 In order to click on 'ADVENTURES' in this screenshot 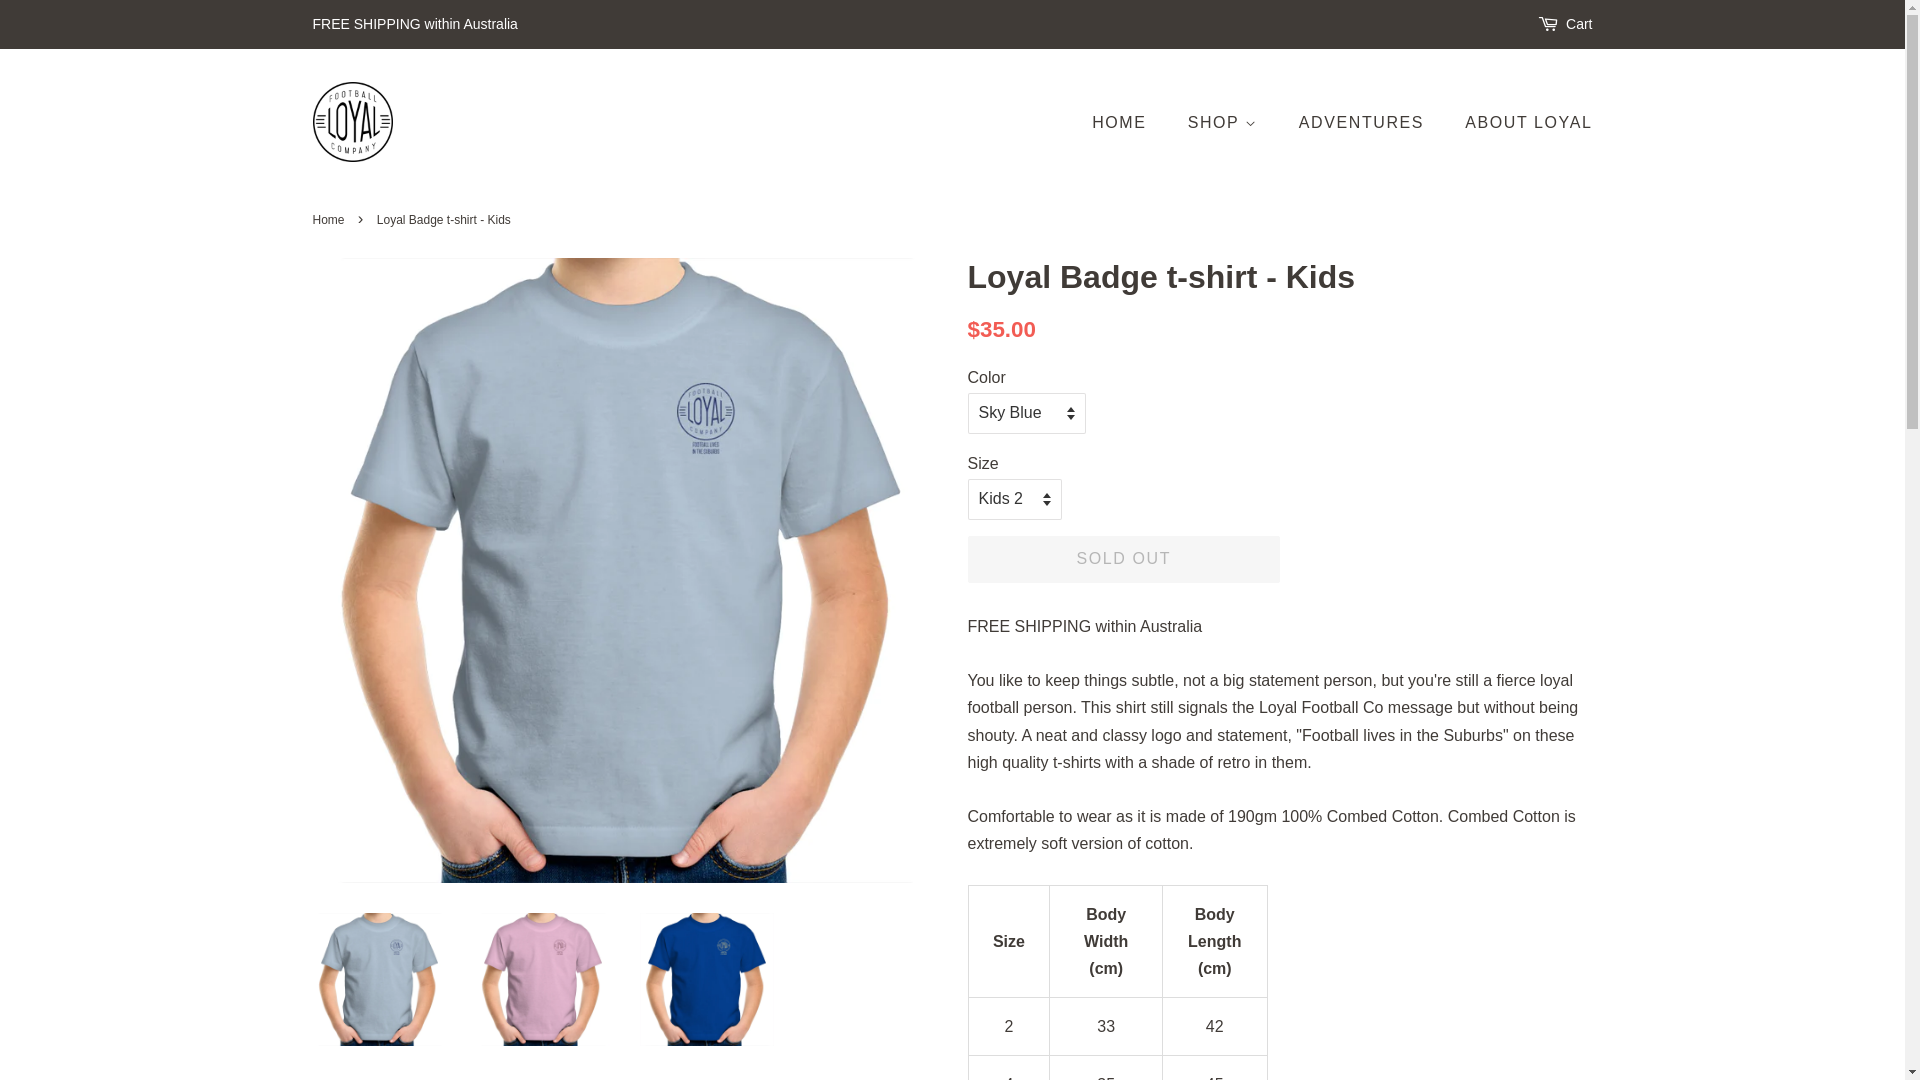, I will do `click(1362, 122)`.